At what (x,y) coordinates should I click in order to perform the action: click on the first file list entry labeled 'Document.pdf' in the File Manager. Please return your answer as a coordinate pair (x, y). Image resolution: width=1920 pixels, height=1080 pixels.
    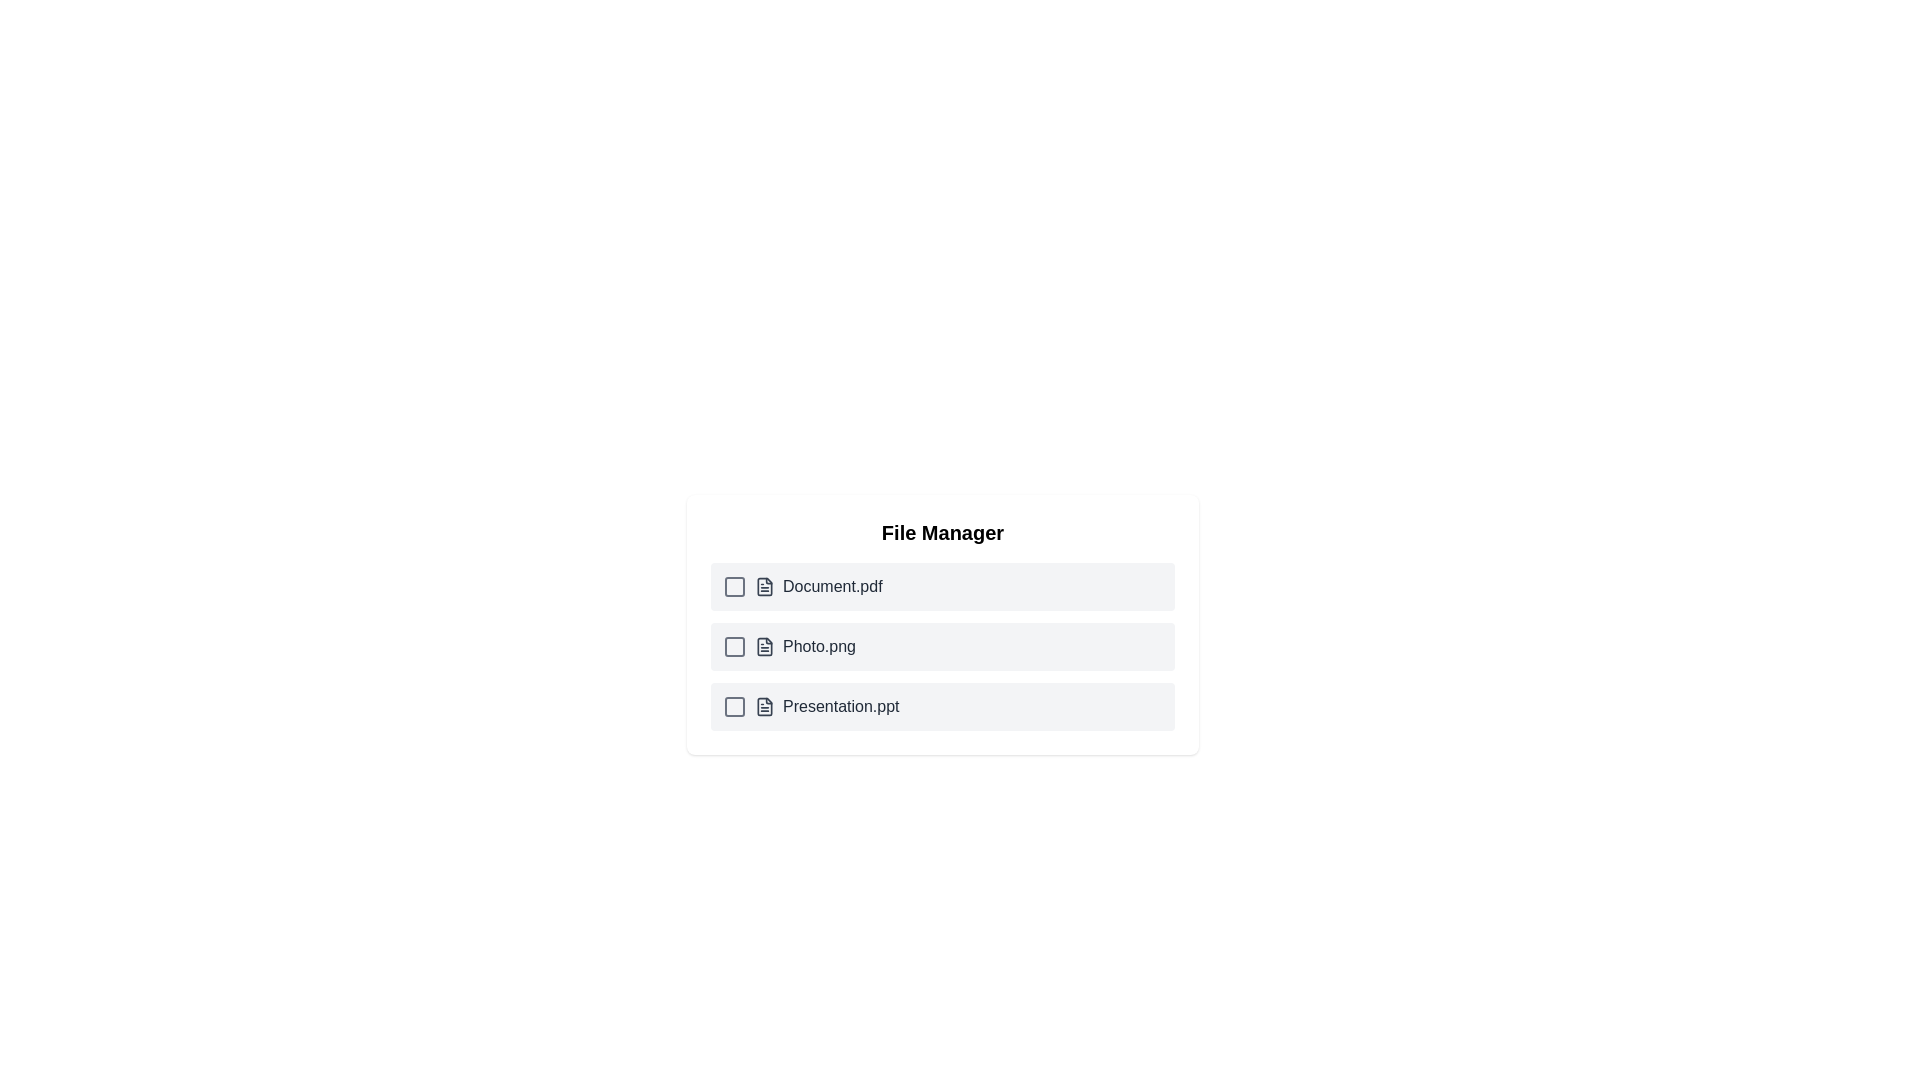
    Looking at the image, I should click on (802, 585).